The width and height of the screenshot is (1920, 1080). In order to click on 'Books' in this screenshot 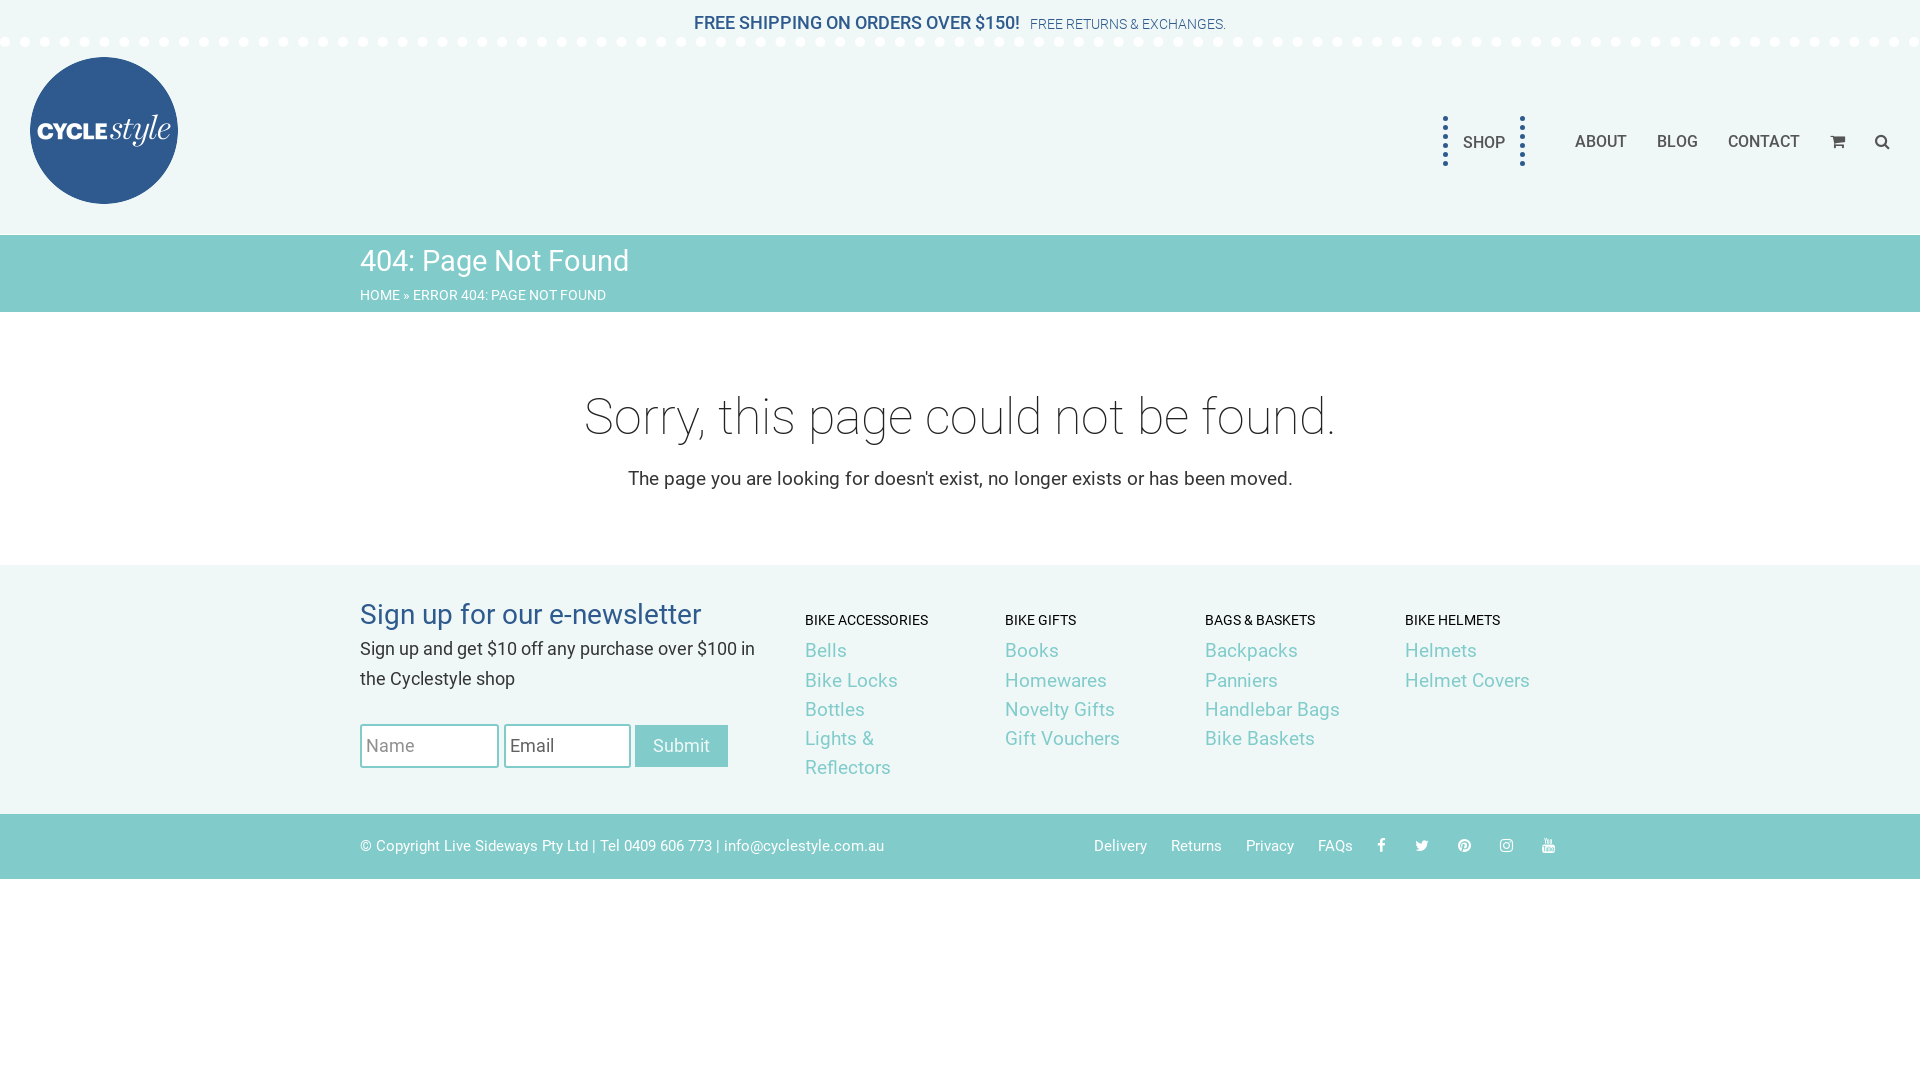, I will do `click(1032, 650)`.